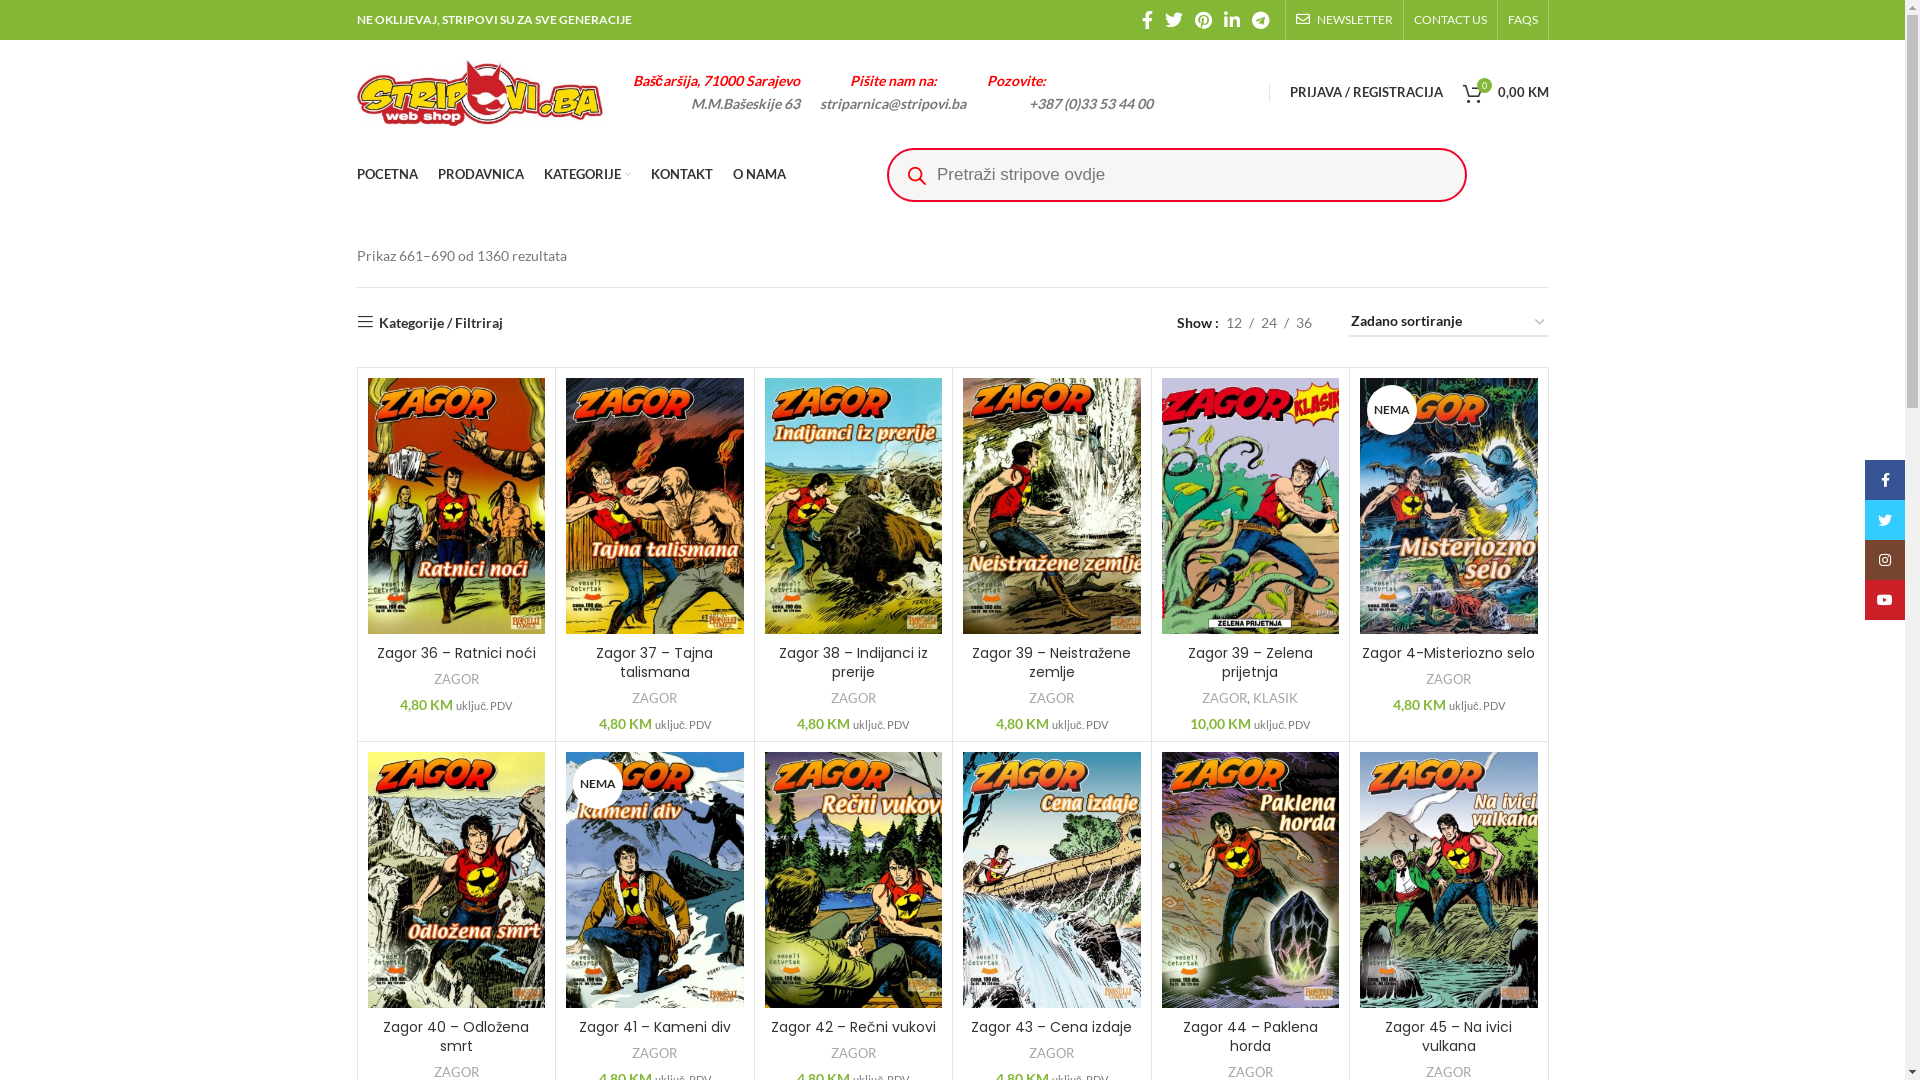  Describe the element at coordinates (586, 173) in the screenshot. I see `'KATEGORIJE'` at that location.